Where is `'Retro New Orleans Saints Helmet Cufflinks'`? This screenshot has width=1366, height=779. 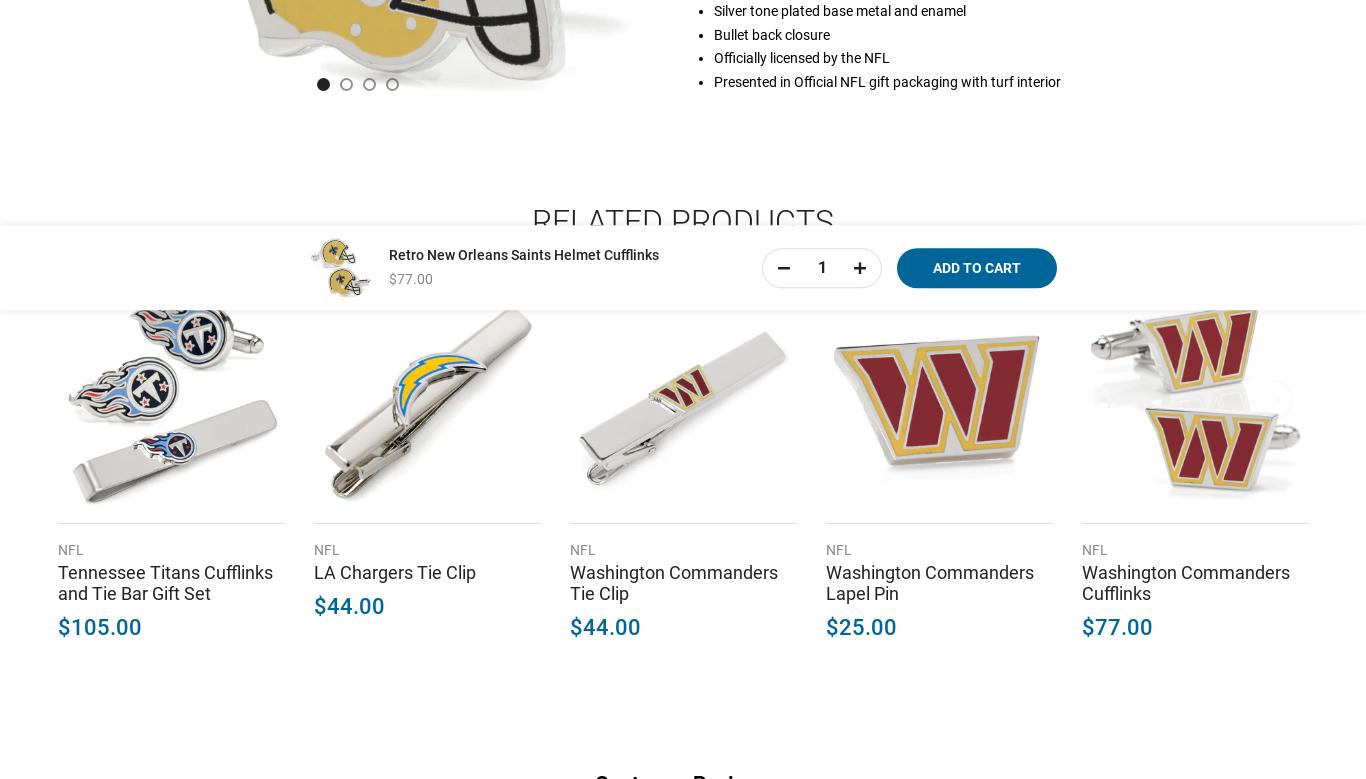 'Retro New Orleans Saints Helmet Cufflinks' is located at coordinates (523, 253).